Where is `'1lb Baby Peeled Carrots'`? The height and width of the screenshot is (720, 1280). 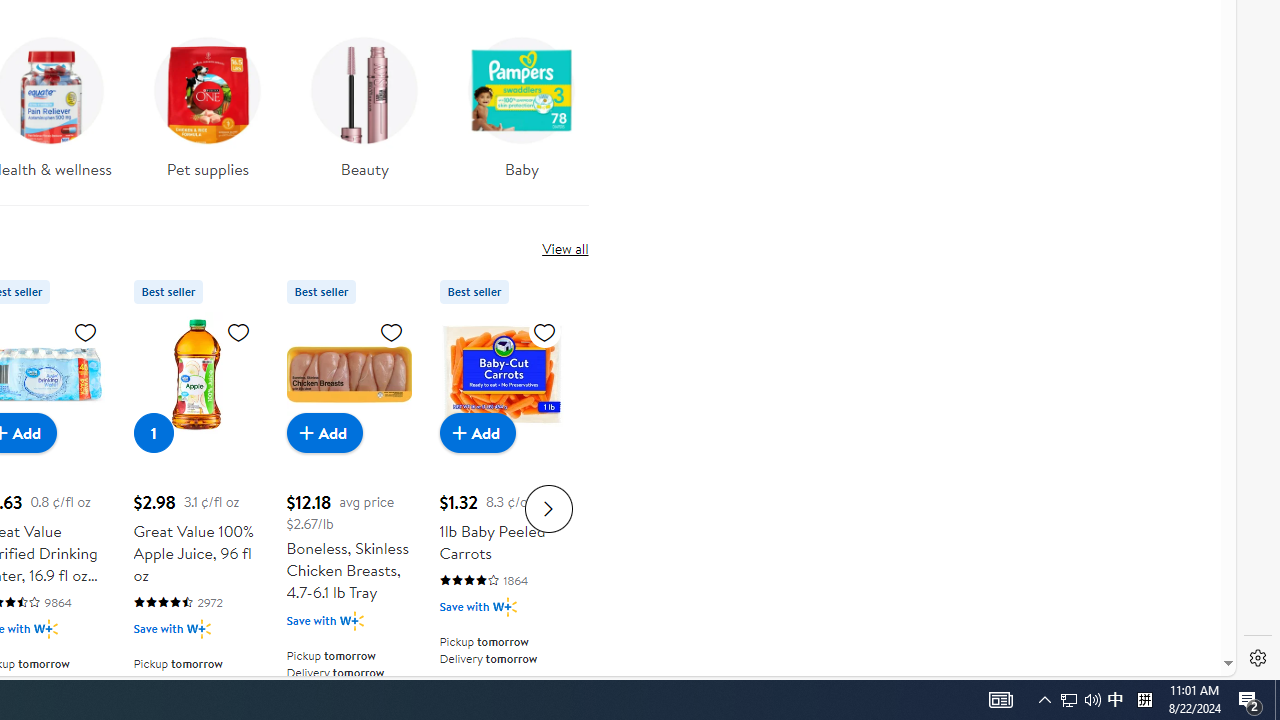 '1lb Baby Peeled Carrots' is located at coordinates (501, 374).